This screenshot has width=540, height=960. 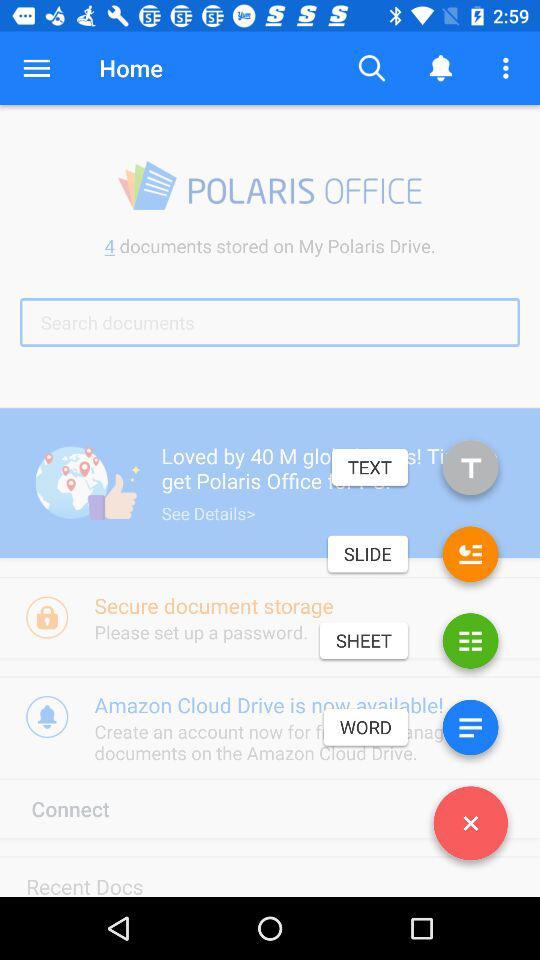 What do you see at coordinates (131, 68) in the screenshot?
I see `home item` at bounding box center [131, 68].